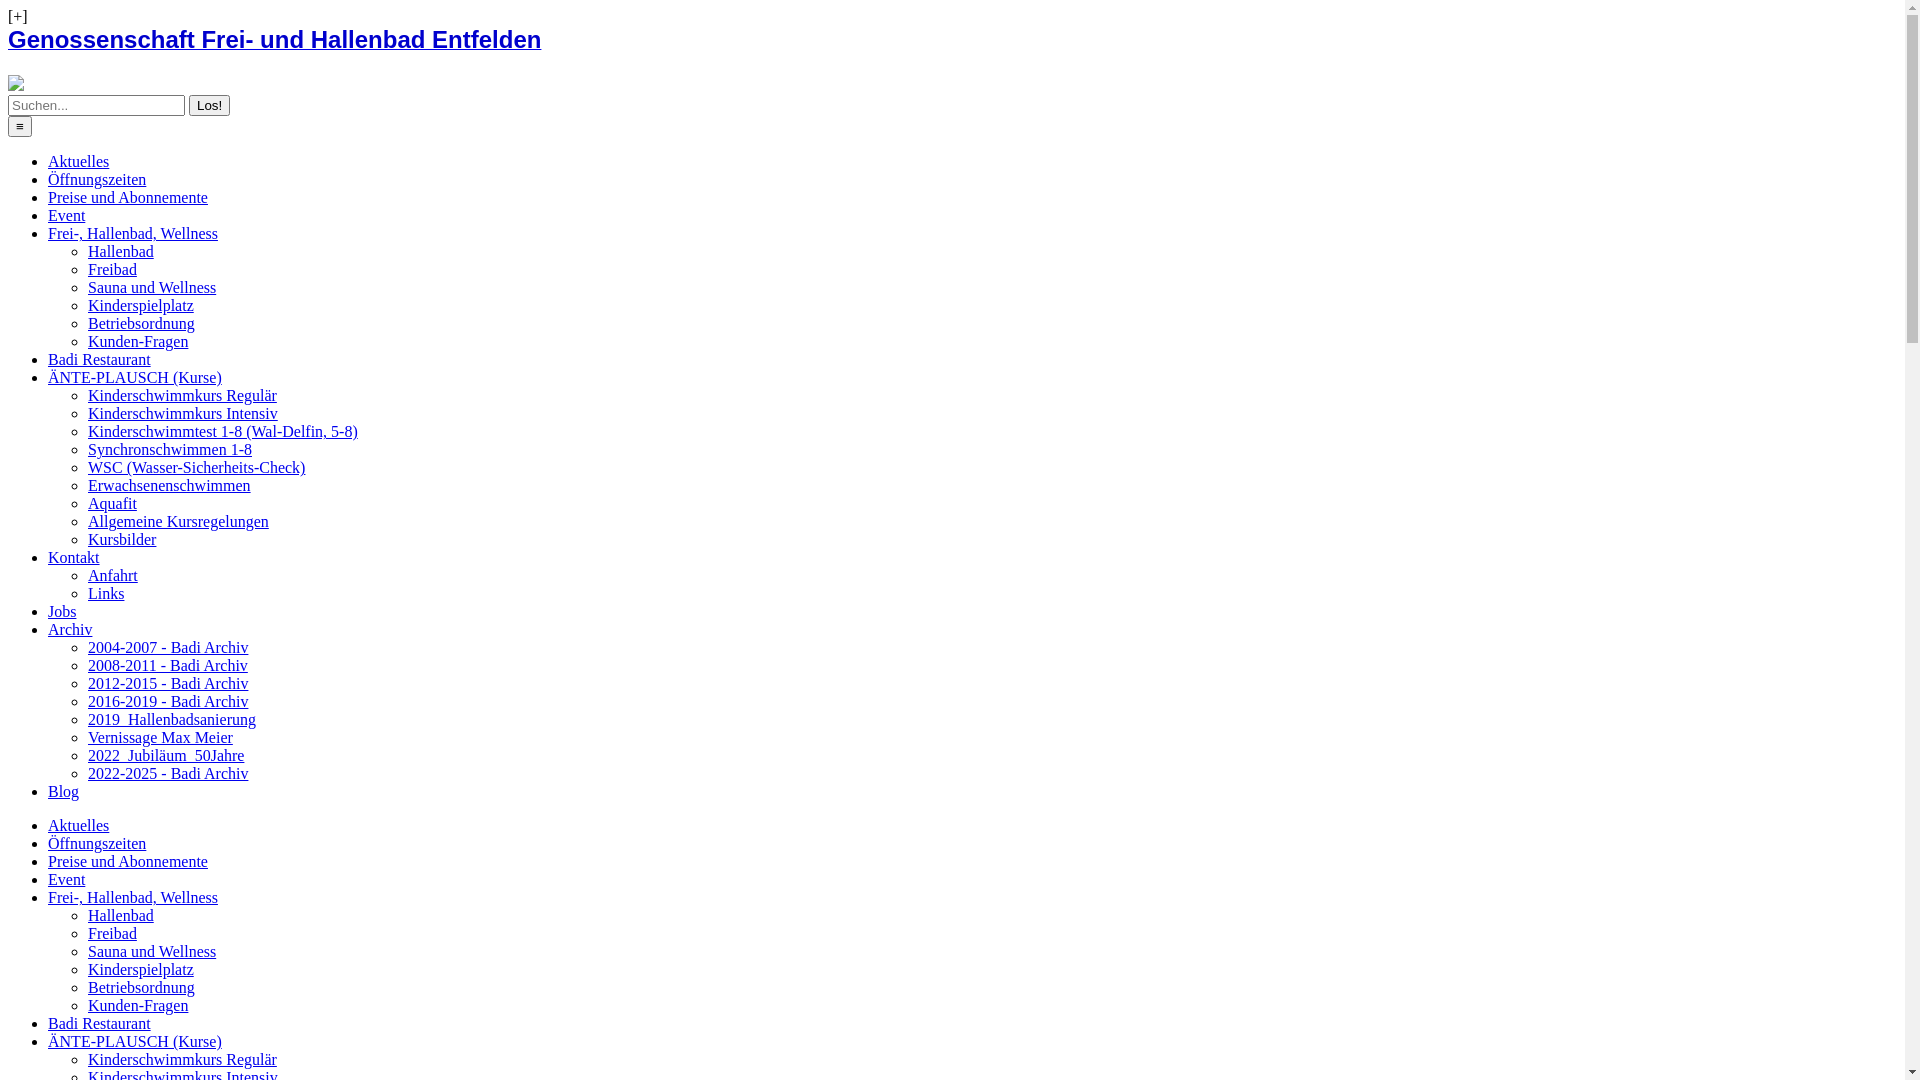 This screenshot has height=1080, width=1920. I want to click on '2008-2011 - Badi Archiv', so click(168, 665).